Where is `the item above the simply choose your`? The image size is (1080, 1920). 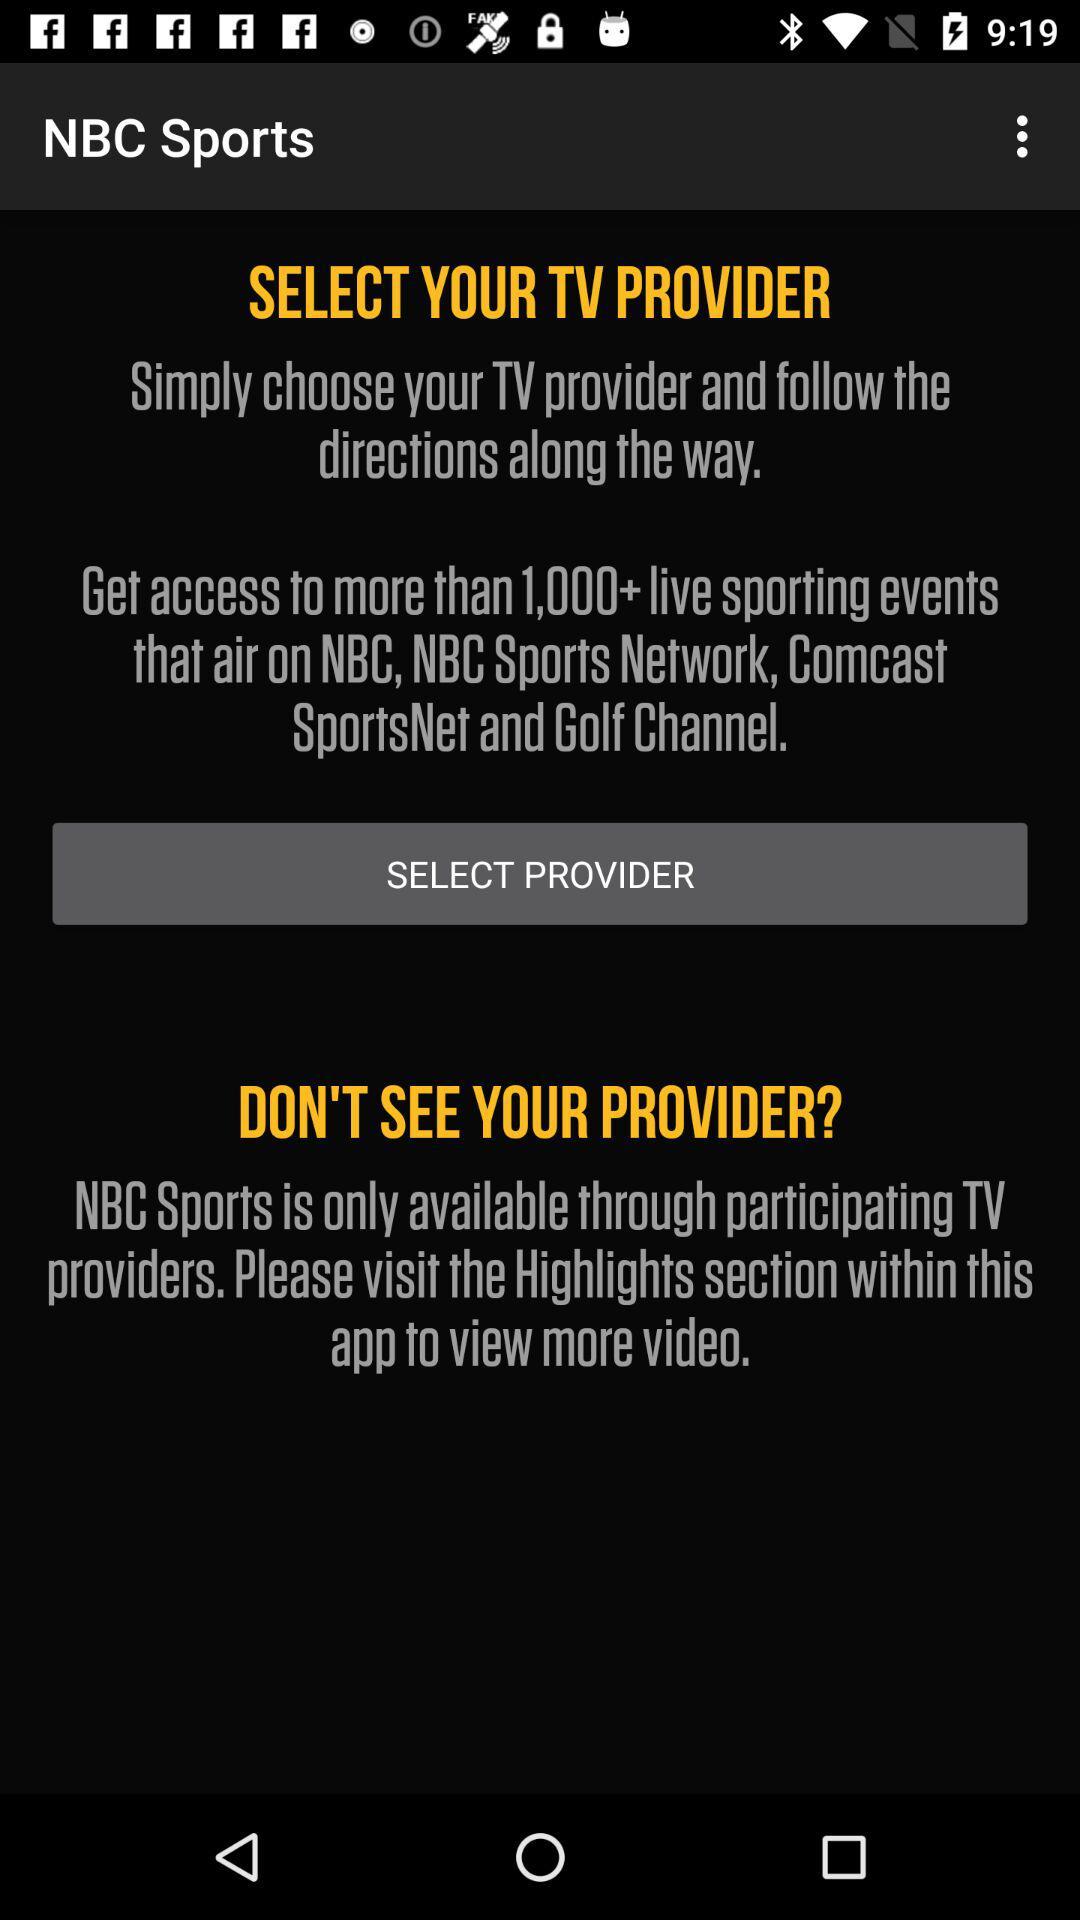
the item above the simply choose your is located at coordinates (1027, 135).